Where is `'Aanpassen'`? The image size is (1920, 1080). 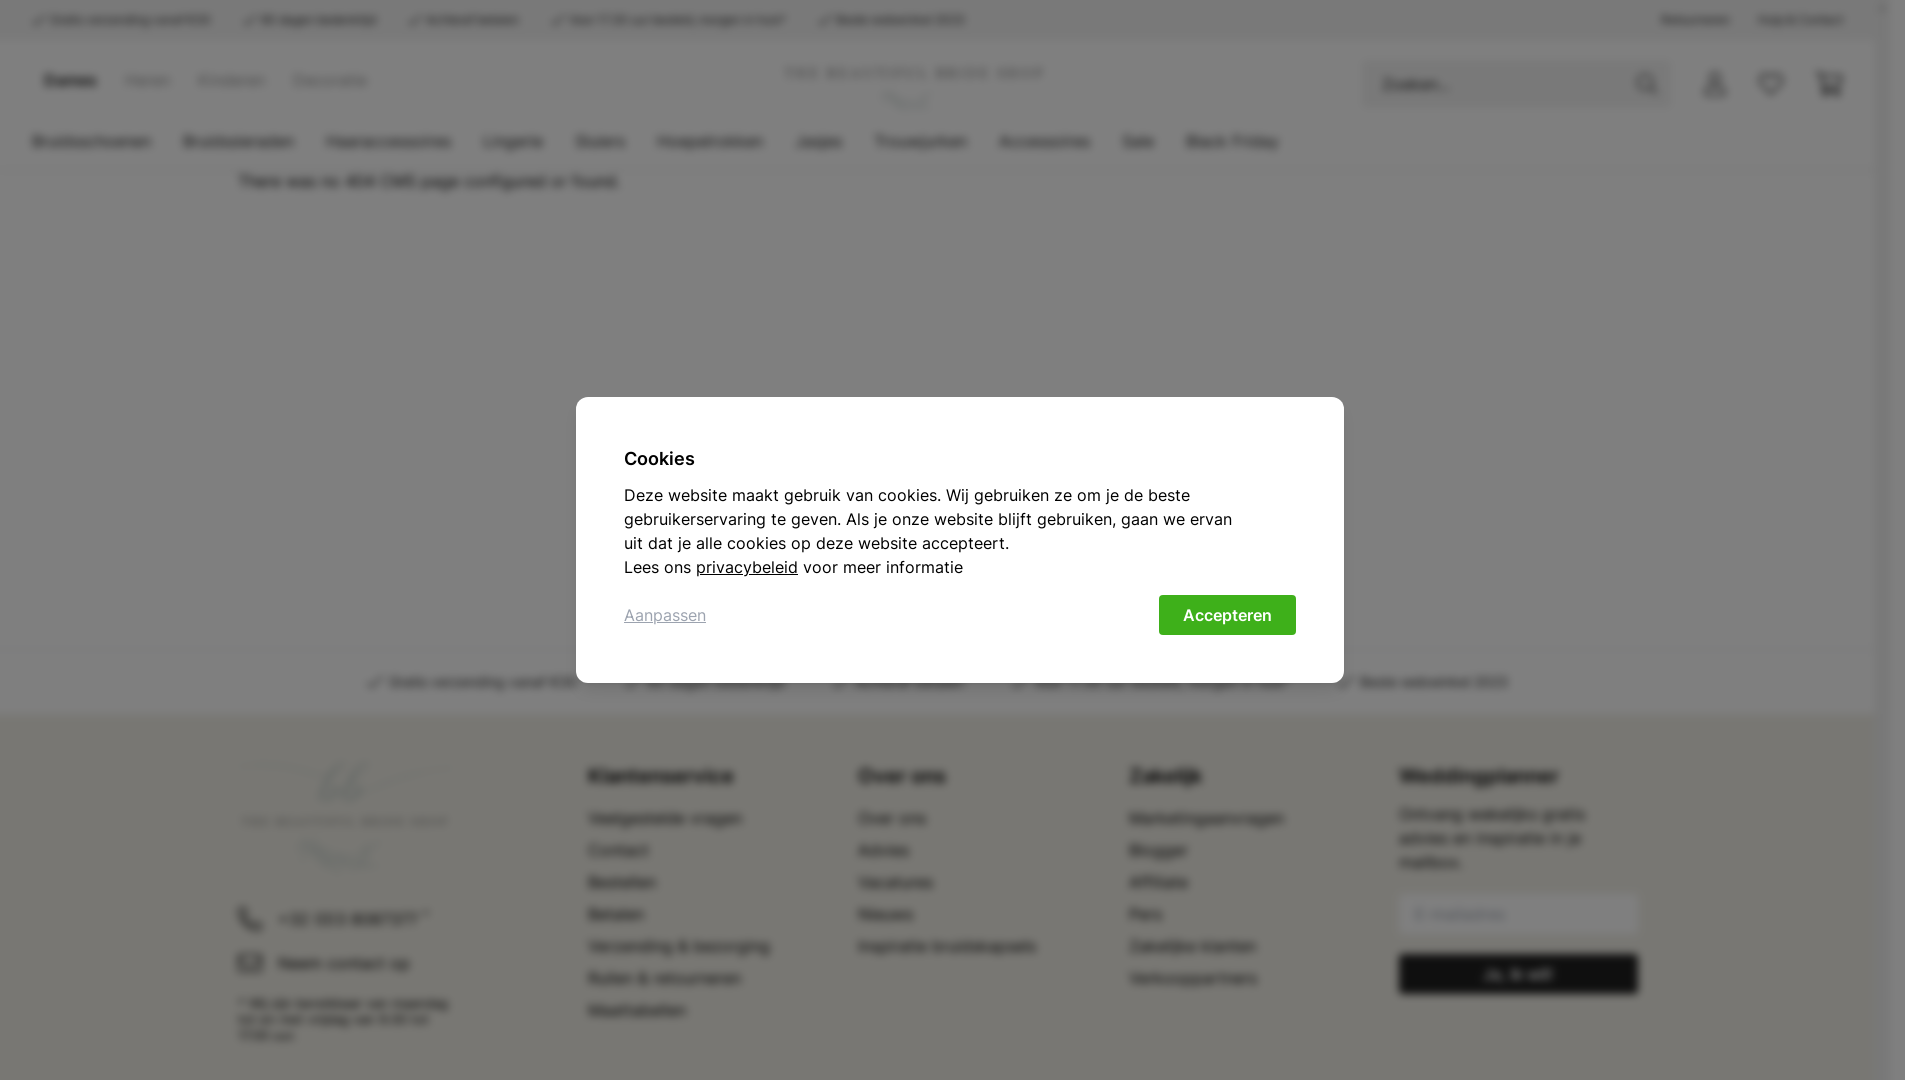 'Aanpassen' is located at coordinates (665, 613).